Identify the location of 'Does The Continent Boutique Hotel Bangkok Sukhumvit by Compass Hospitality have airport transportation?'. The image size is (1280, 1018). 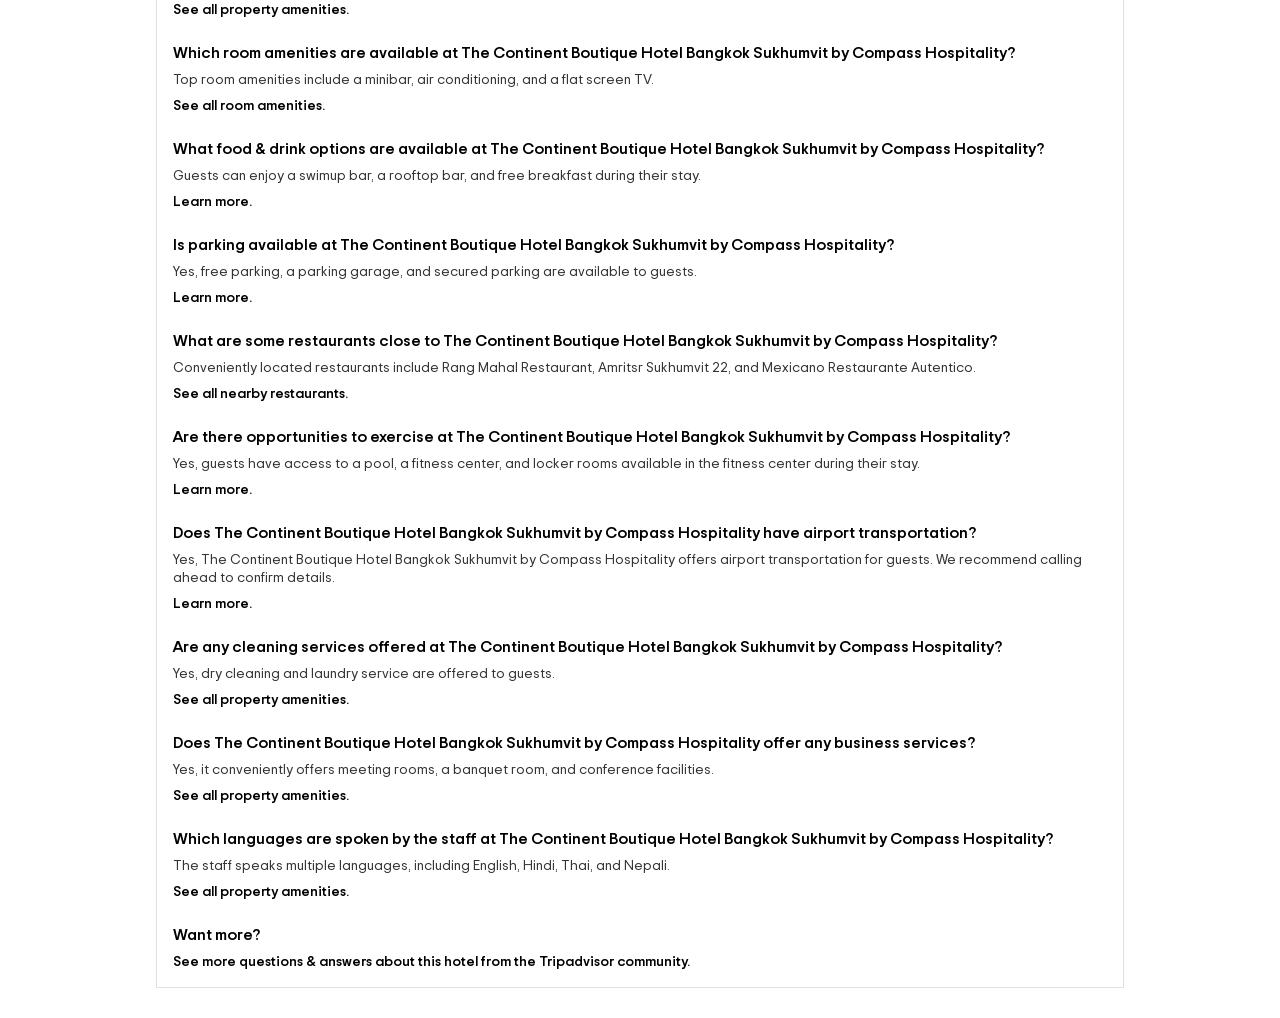
(173, 602).